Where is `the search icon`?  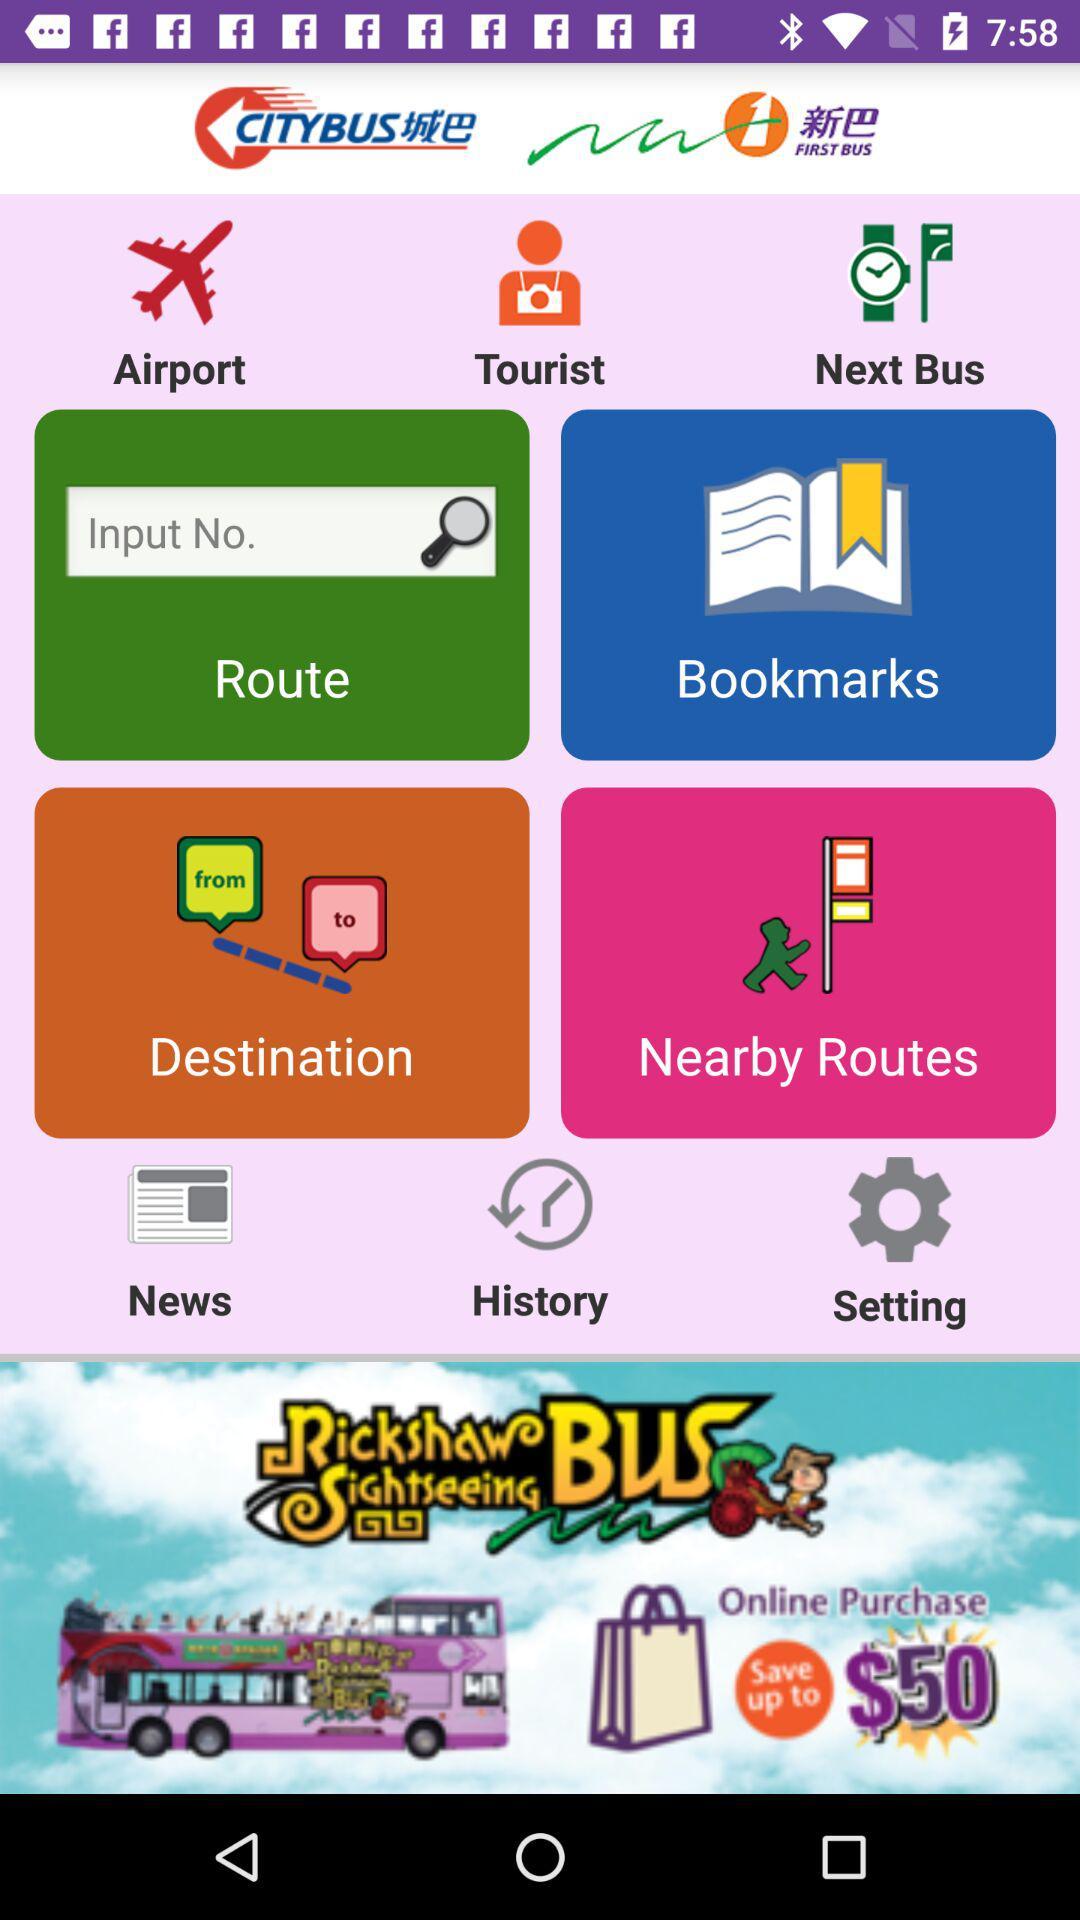
the search icon is located at coordinates (453, 534).